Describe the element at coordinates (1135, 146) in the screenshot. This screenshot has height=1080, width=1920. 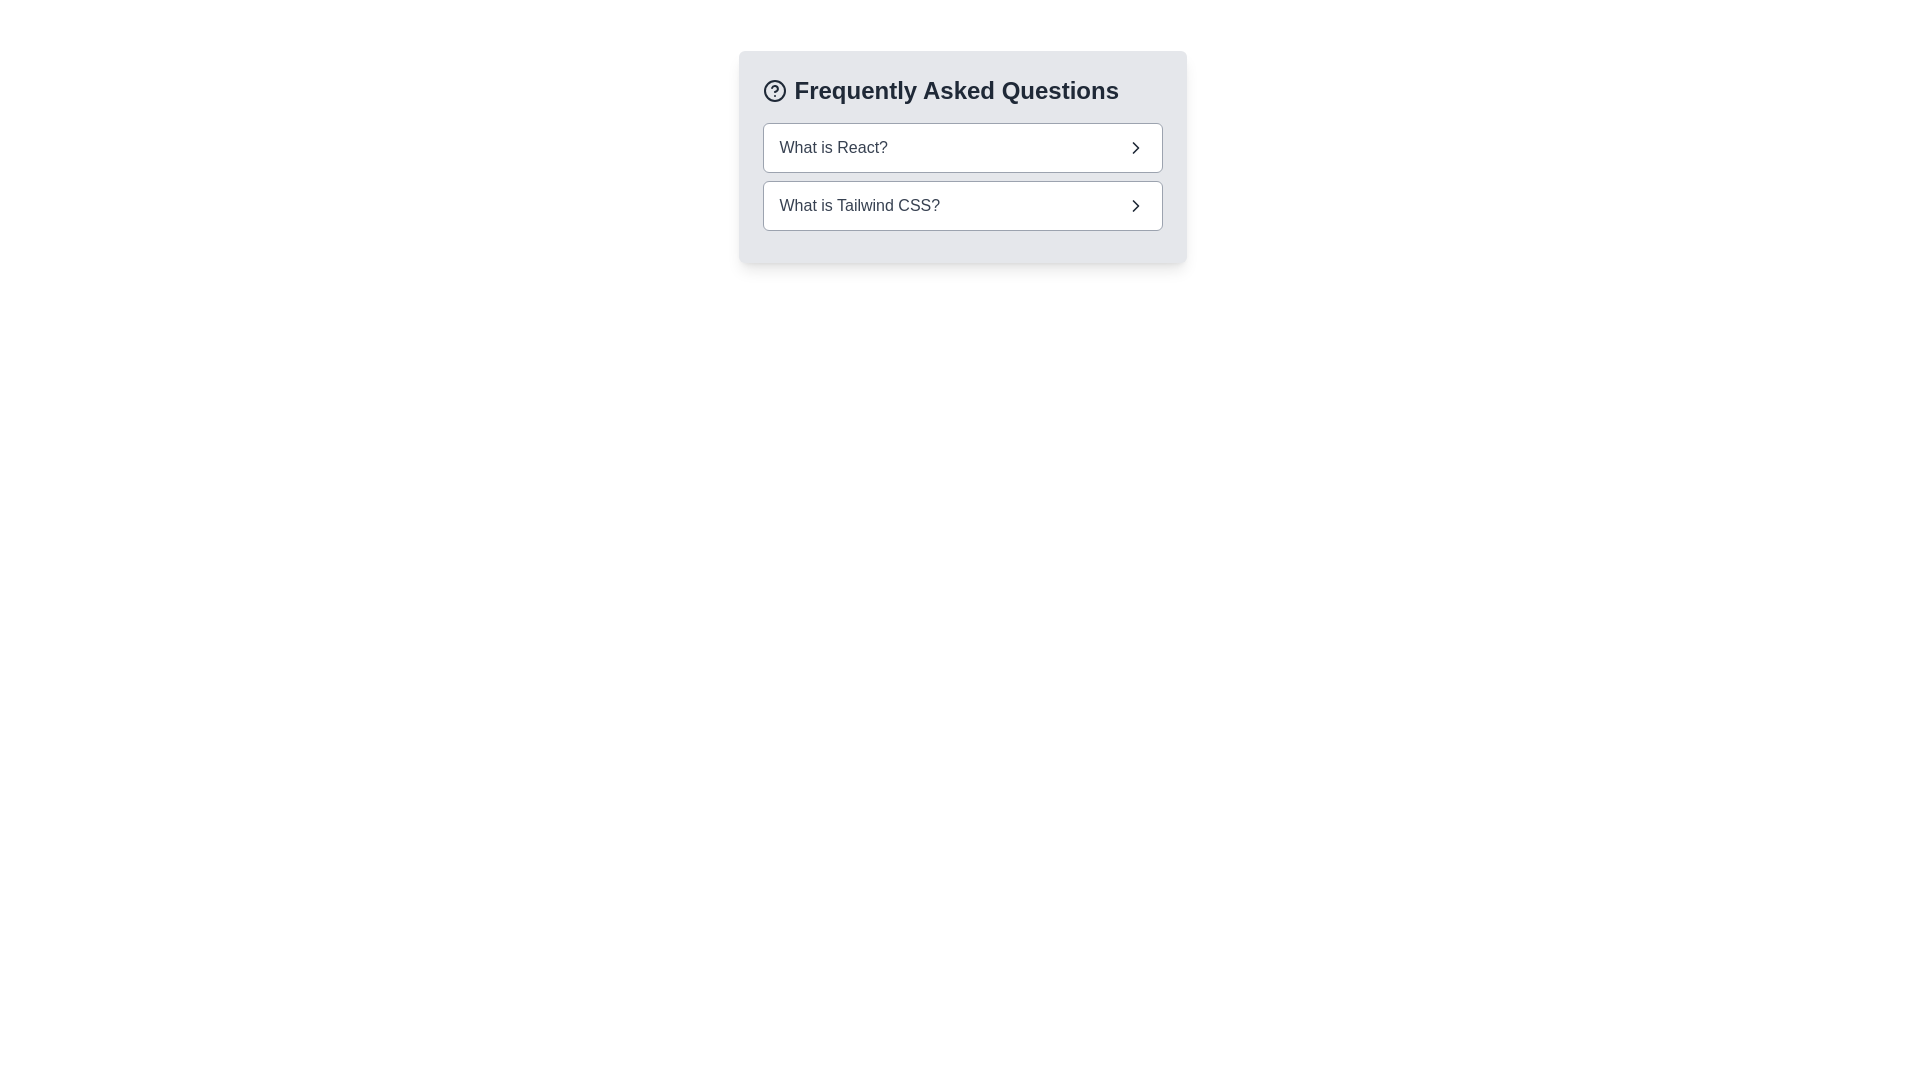
I see `the rightward-pointing arrow icon adjacent to the text 'What is React?'` at that location.